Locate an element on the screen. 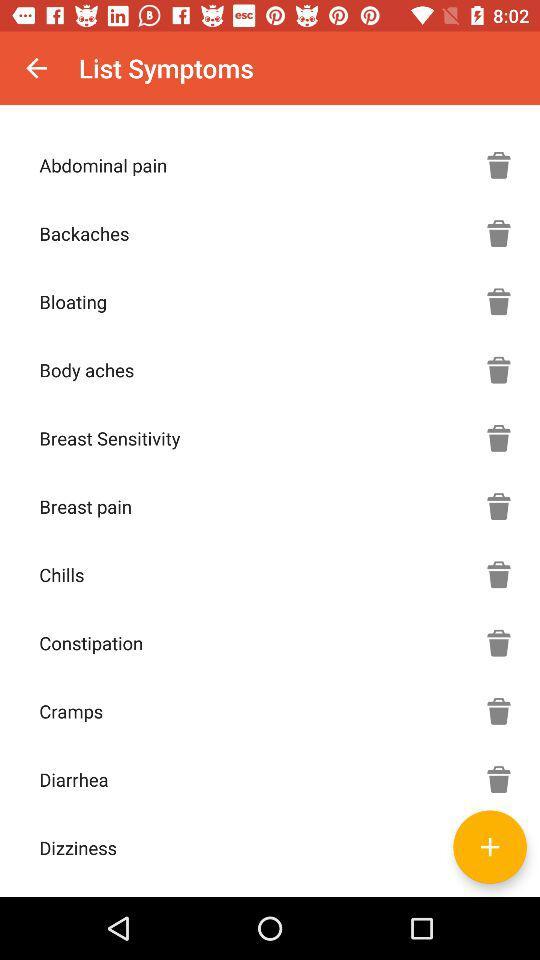 This screenshot has height=960, width=540. the add icon is located at coordinates (489, 846).